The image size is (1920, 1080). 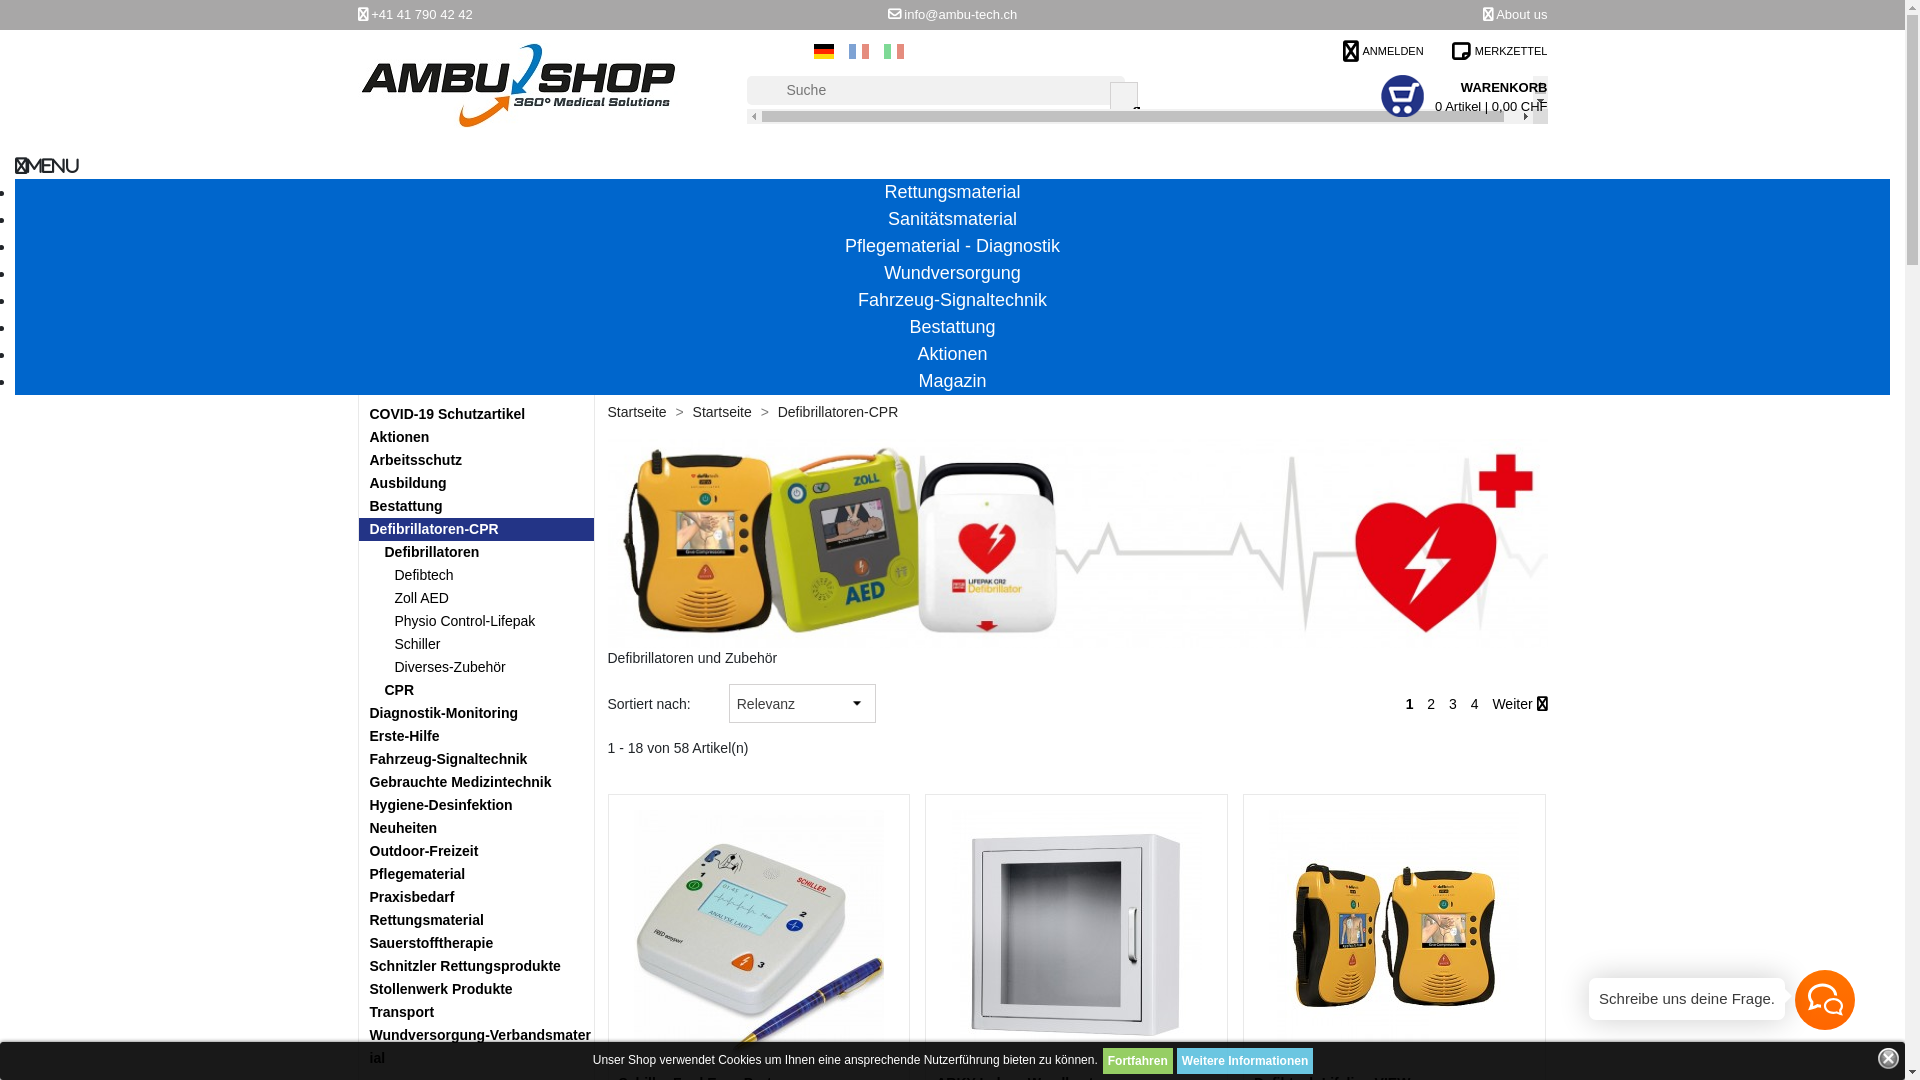 What do you see at coordinates (916, 380) in the screenshot?
I see `'Magazin'` at bounding box center [916, 380].